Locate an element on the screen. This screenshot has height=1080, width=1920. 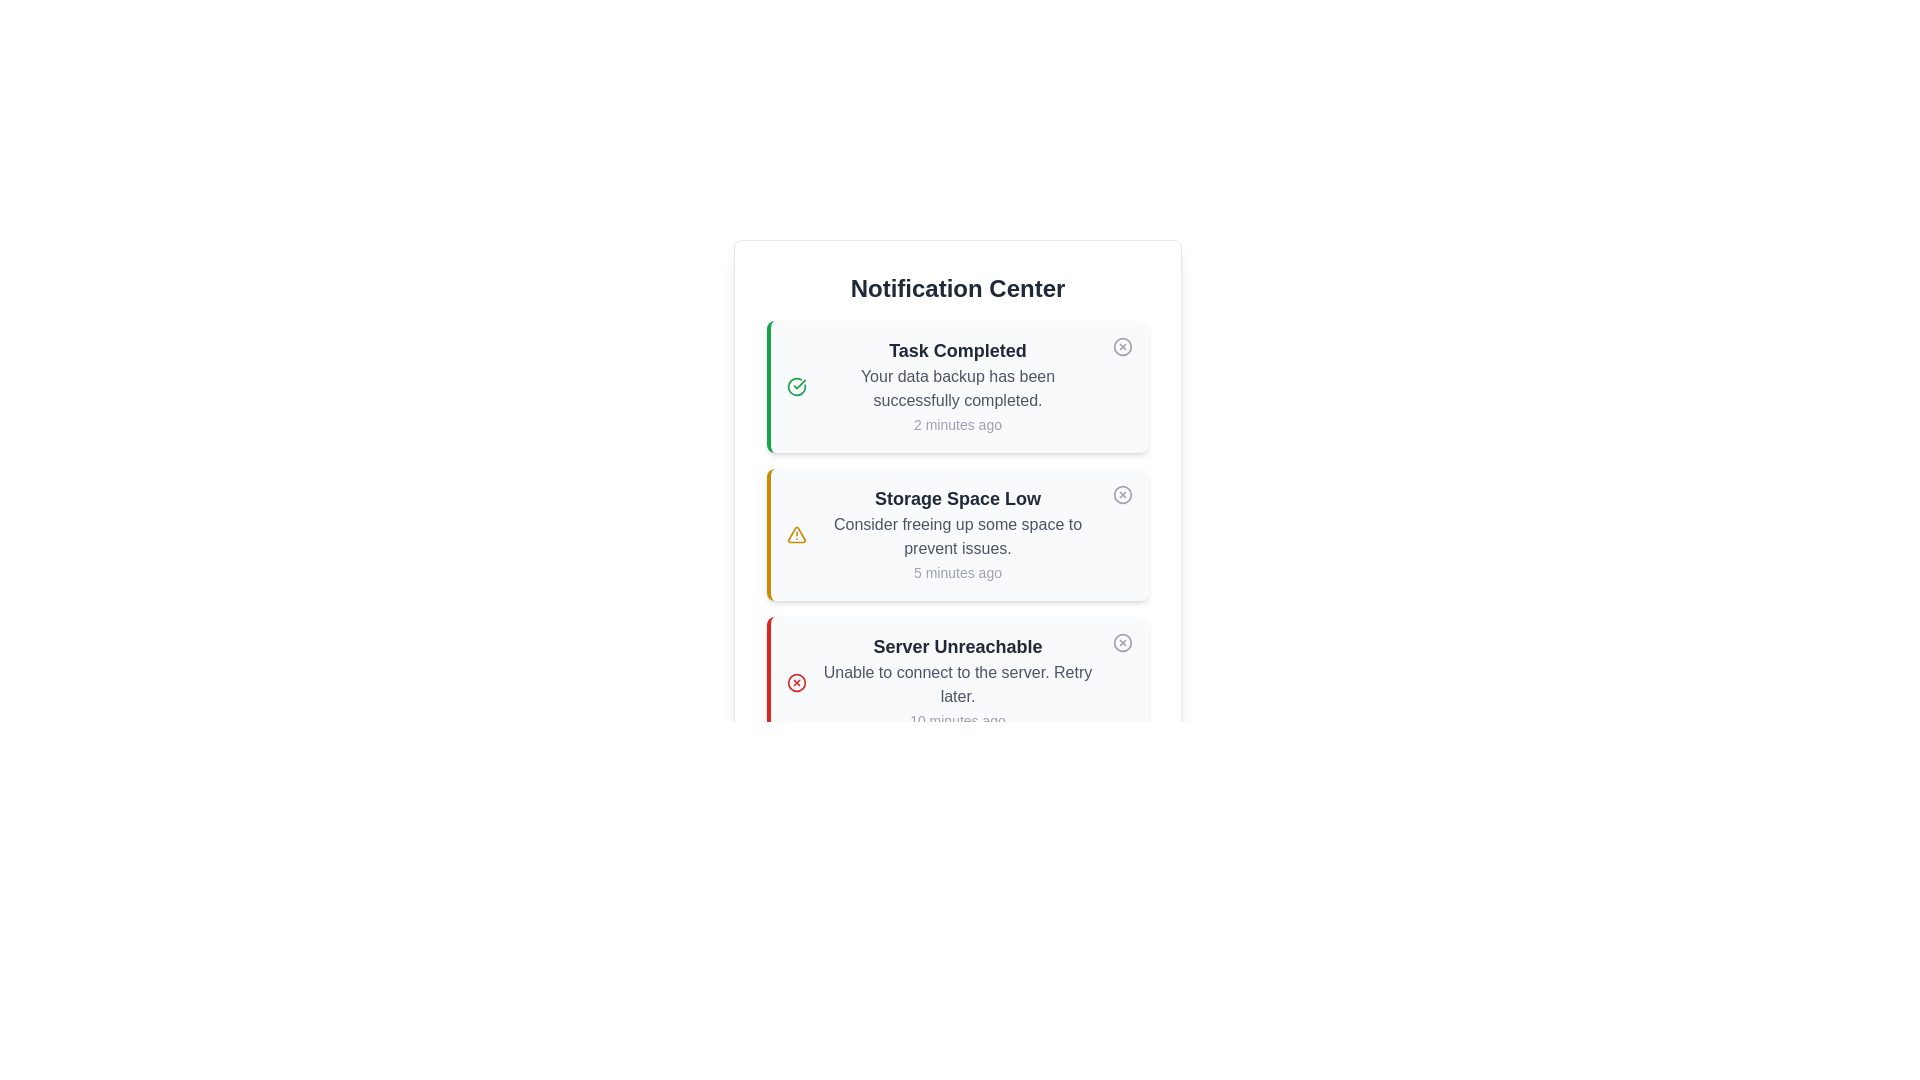
the Notification card that indicates a server connection issue, positioned centrally below the 'Storage Space Low' notification in the vertical list of notifications is located at coordinates (957, 681).